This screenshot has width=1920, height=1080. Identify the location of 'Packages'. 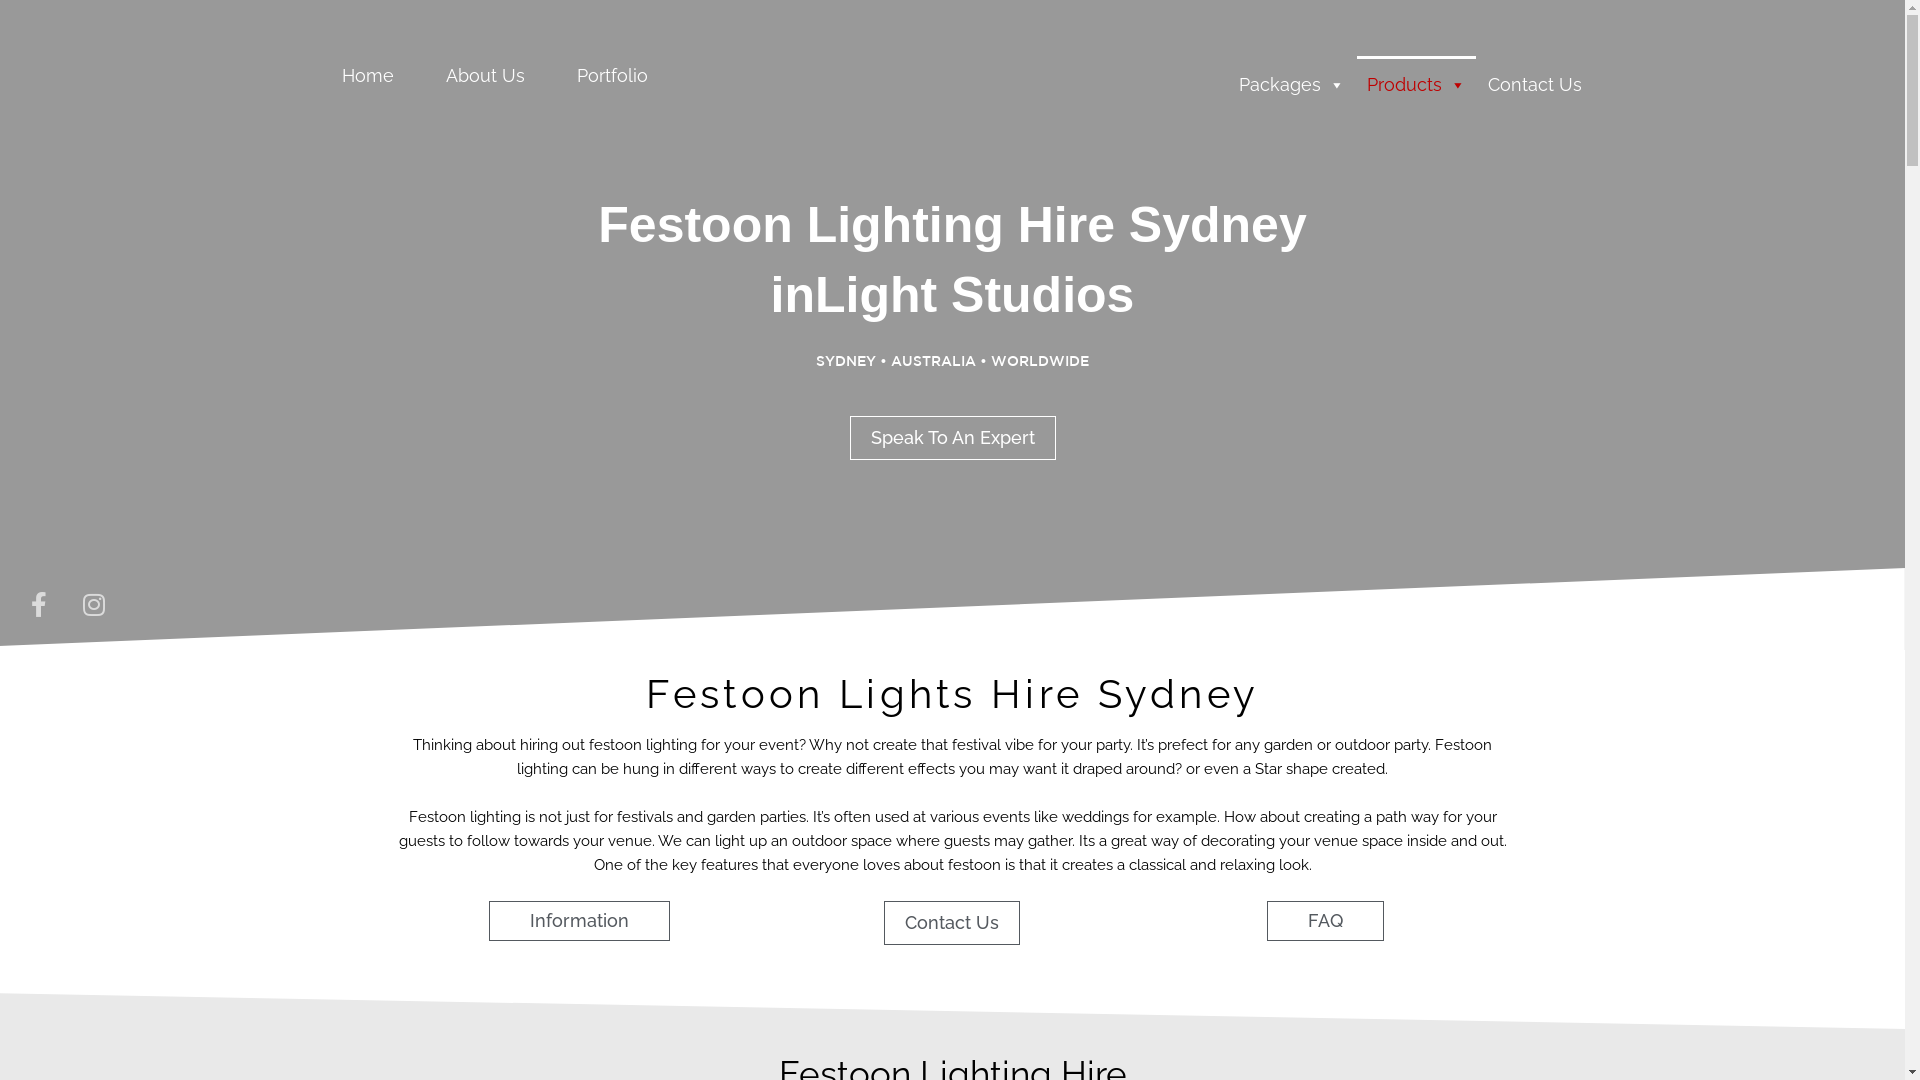
(1291, 75).